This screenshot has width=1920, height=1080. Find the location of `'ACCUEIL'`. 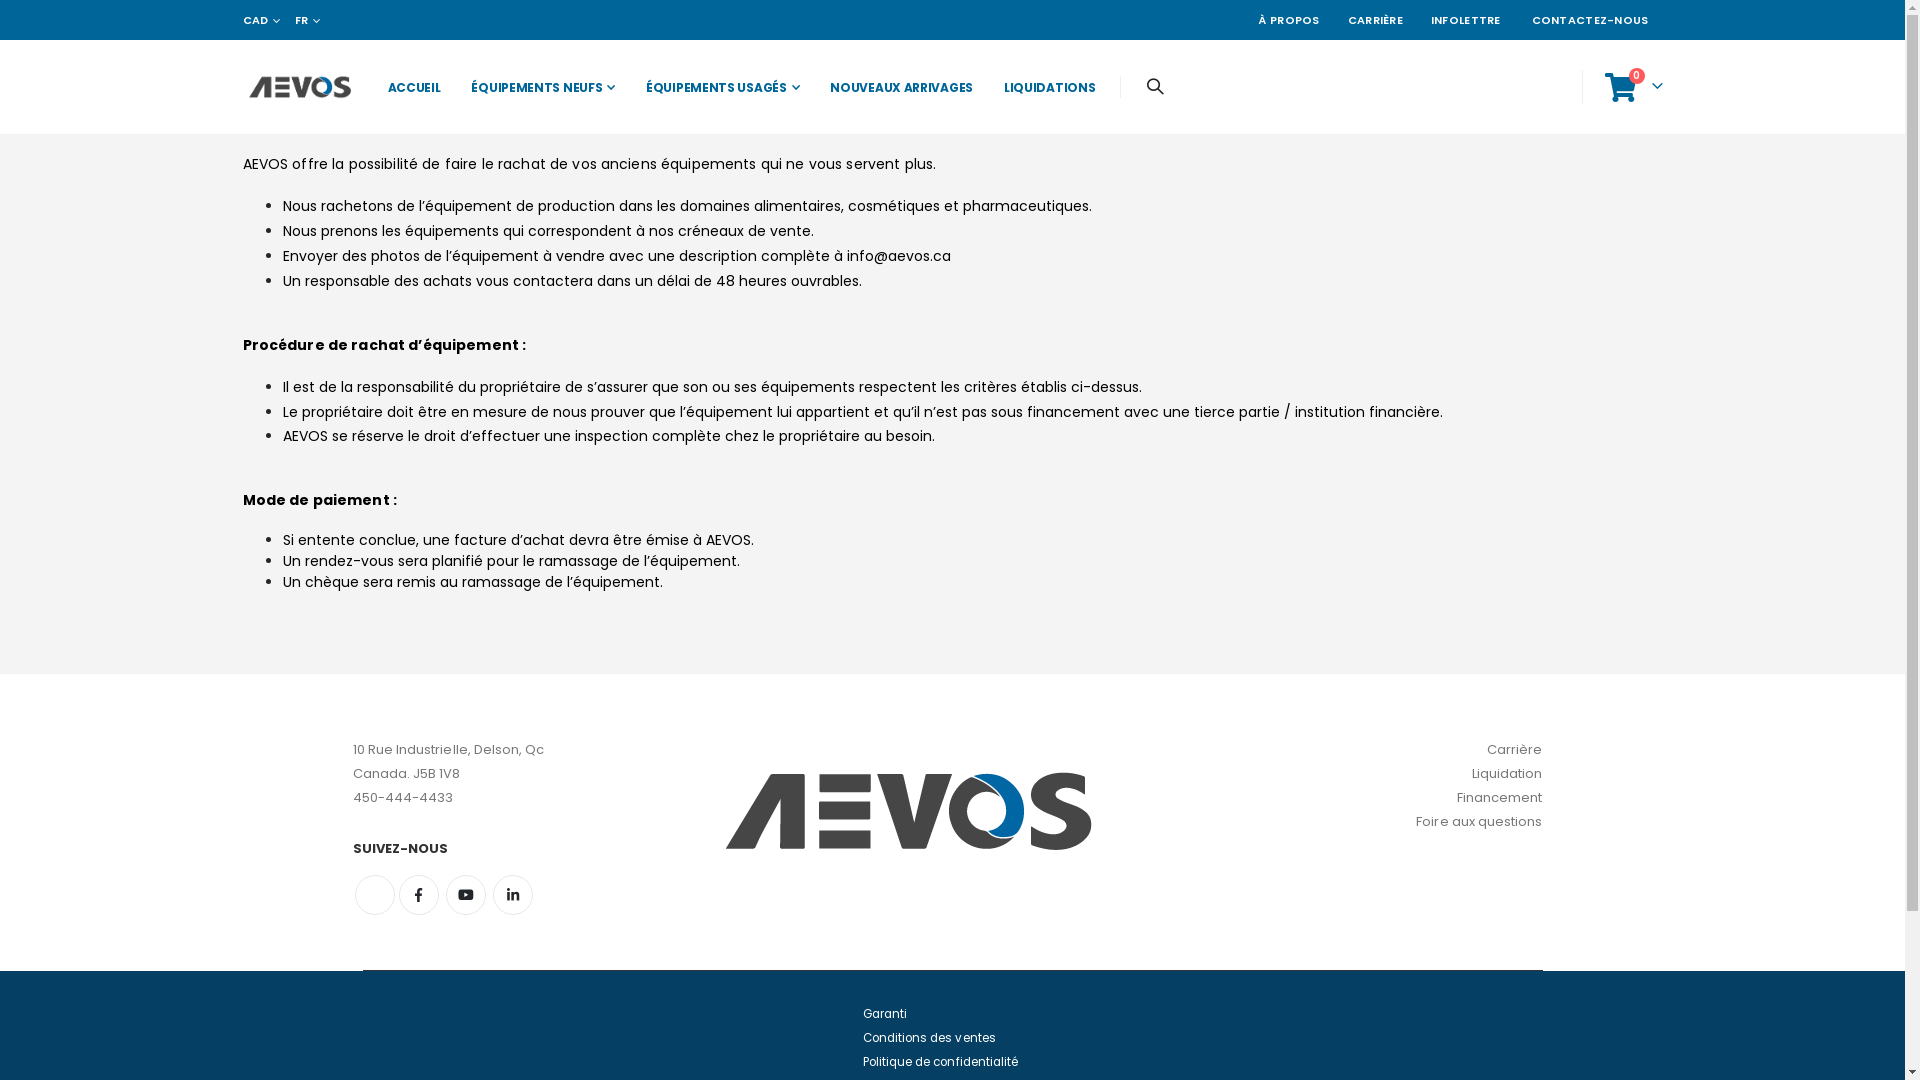

'ACCUEIL' is located at coordinates (408, 86).